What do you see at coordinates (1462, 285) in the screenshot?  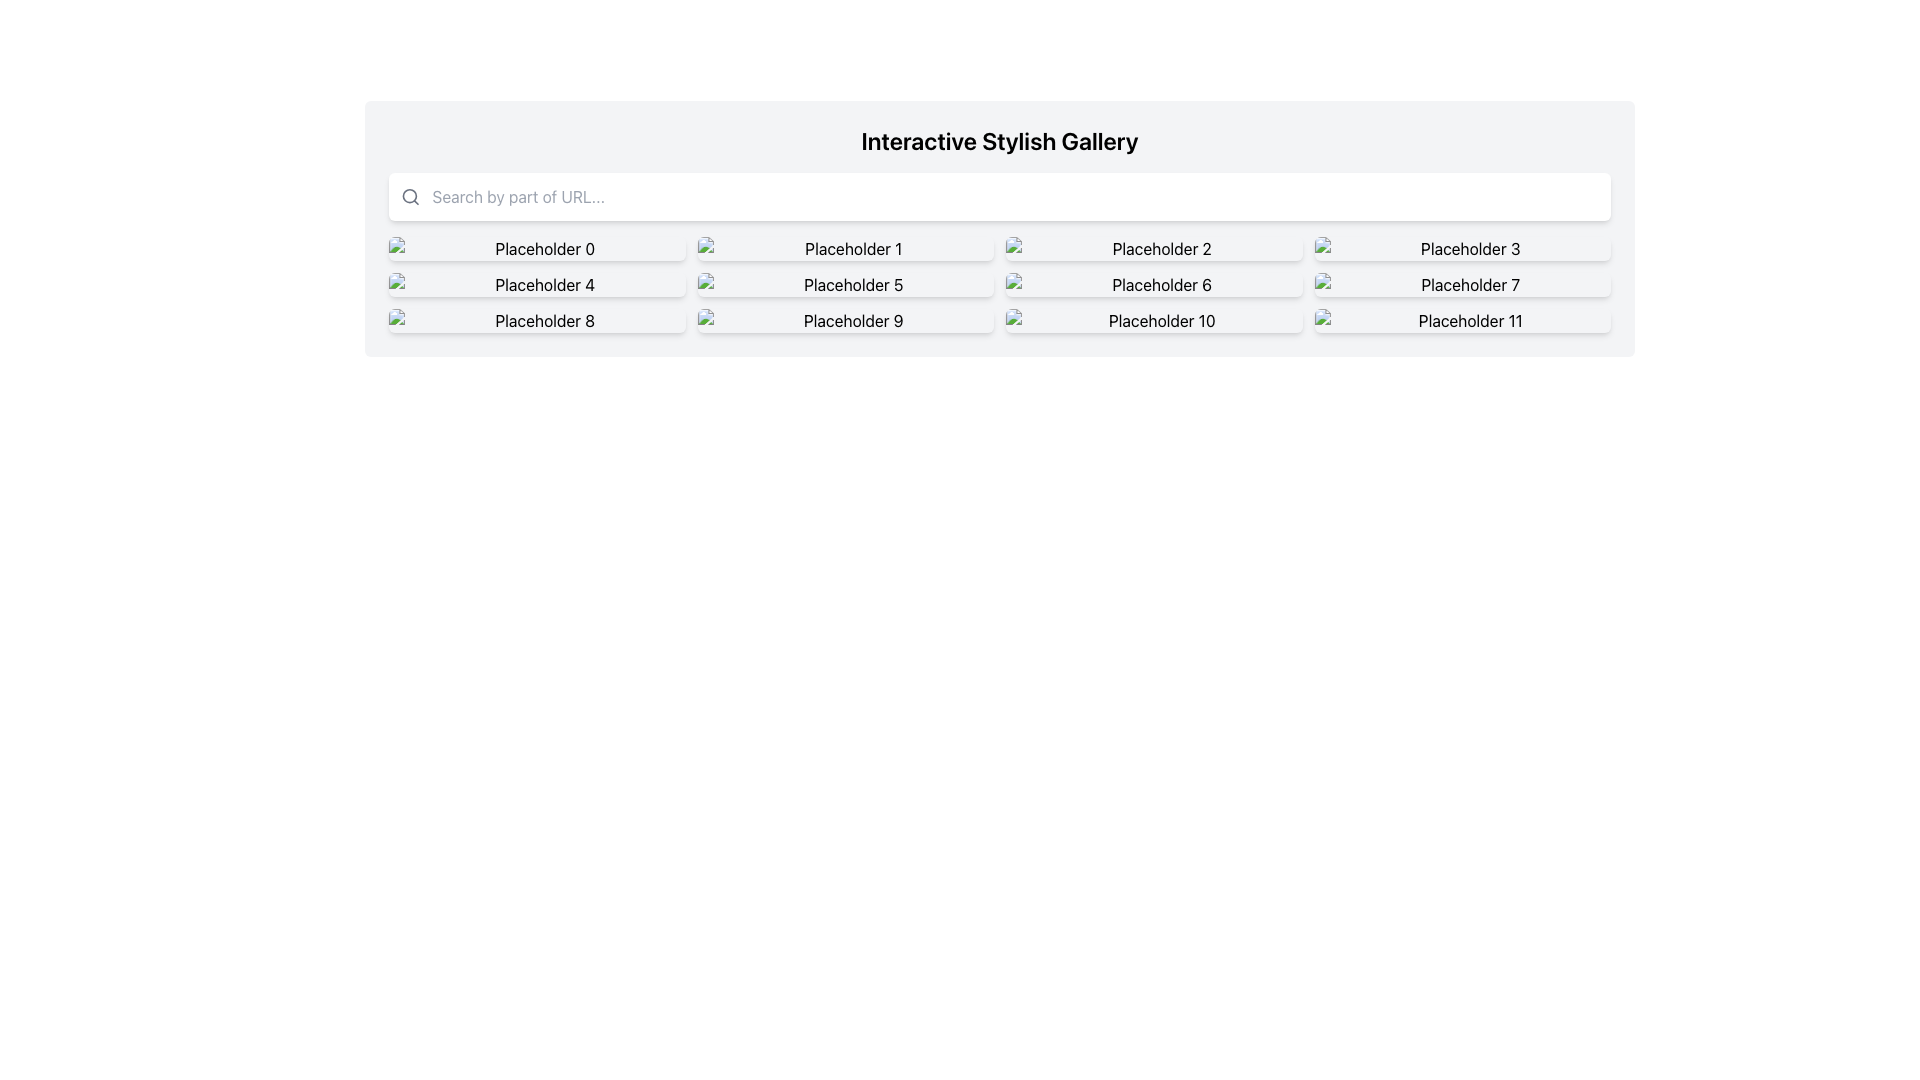 I see `the Interactive visual grid item displaying an image with the caption 'Placeholder 7', located in the second row and fourth column of the grid` at bounding box center [1462, 285].